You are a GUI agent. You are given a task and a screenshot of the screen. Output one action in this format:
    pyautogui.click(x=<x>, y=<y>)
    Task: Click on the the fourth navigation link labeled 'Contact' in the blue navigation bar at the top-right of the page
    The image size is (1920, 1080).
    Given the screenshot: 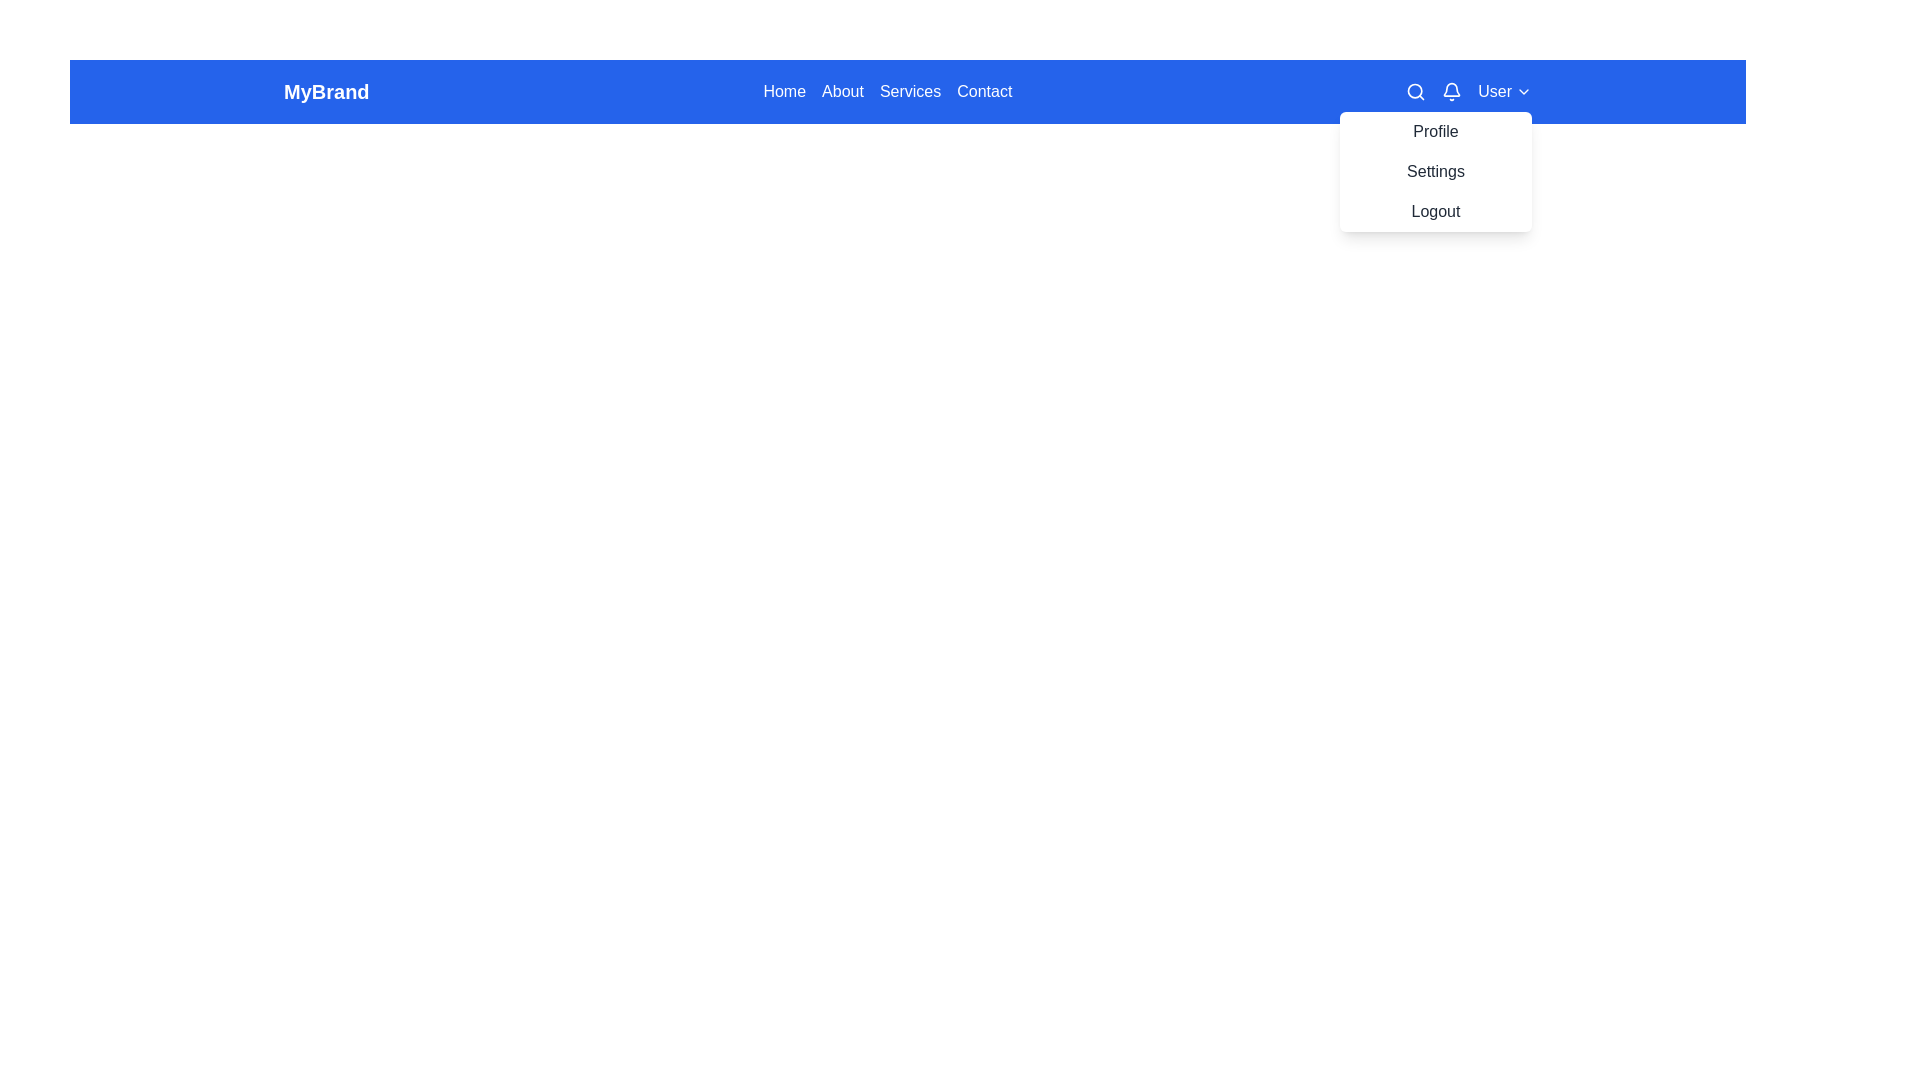 What is the action you would take?
    pyautogui.click(x=984, y=92)
    